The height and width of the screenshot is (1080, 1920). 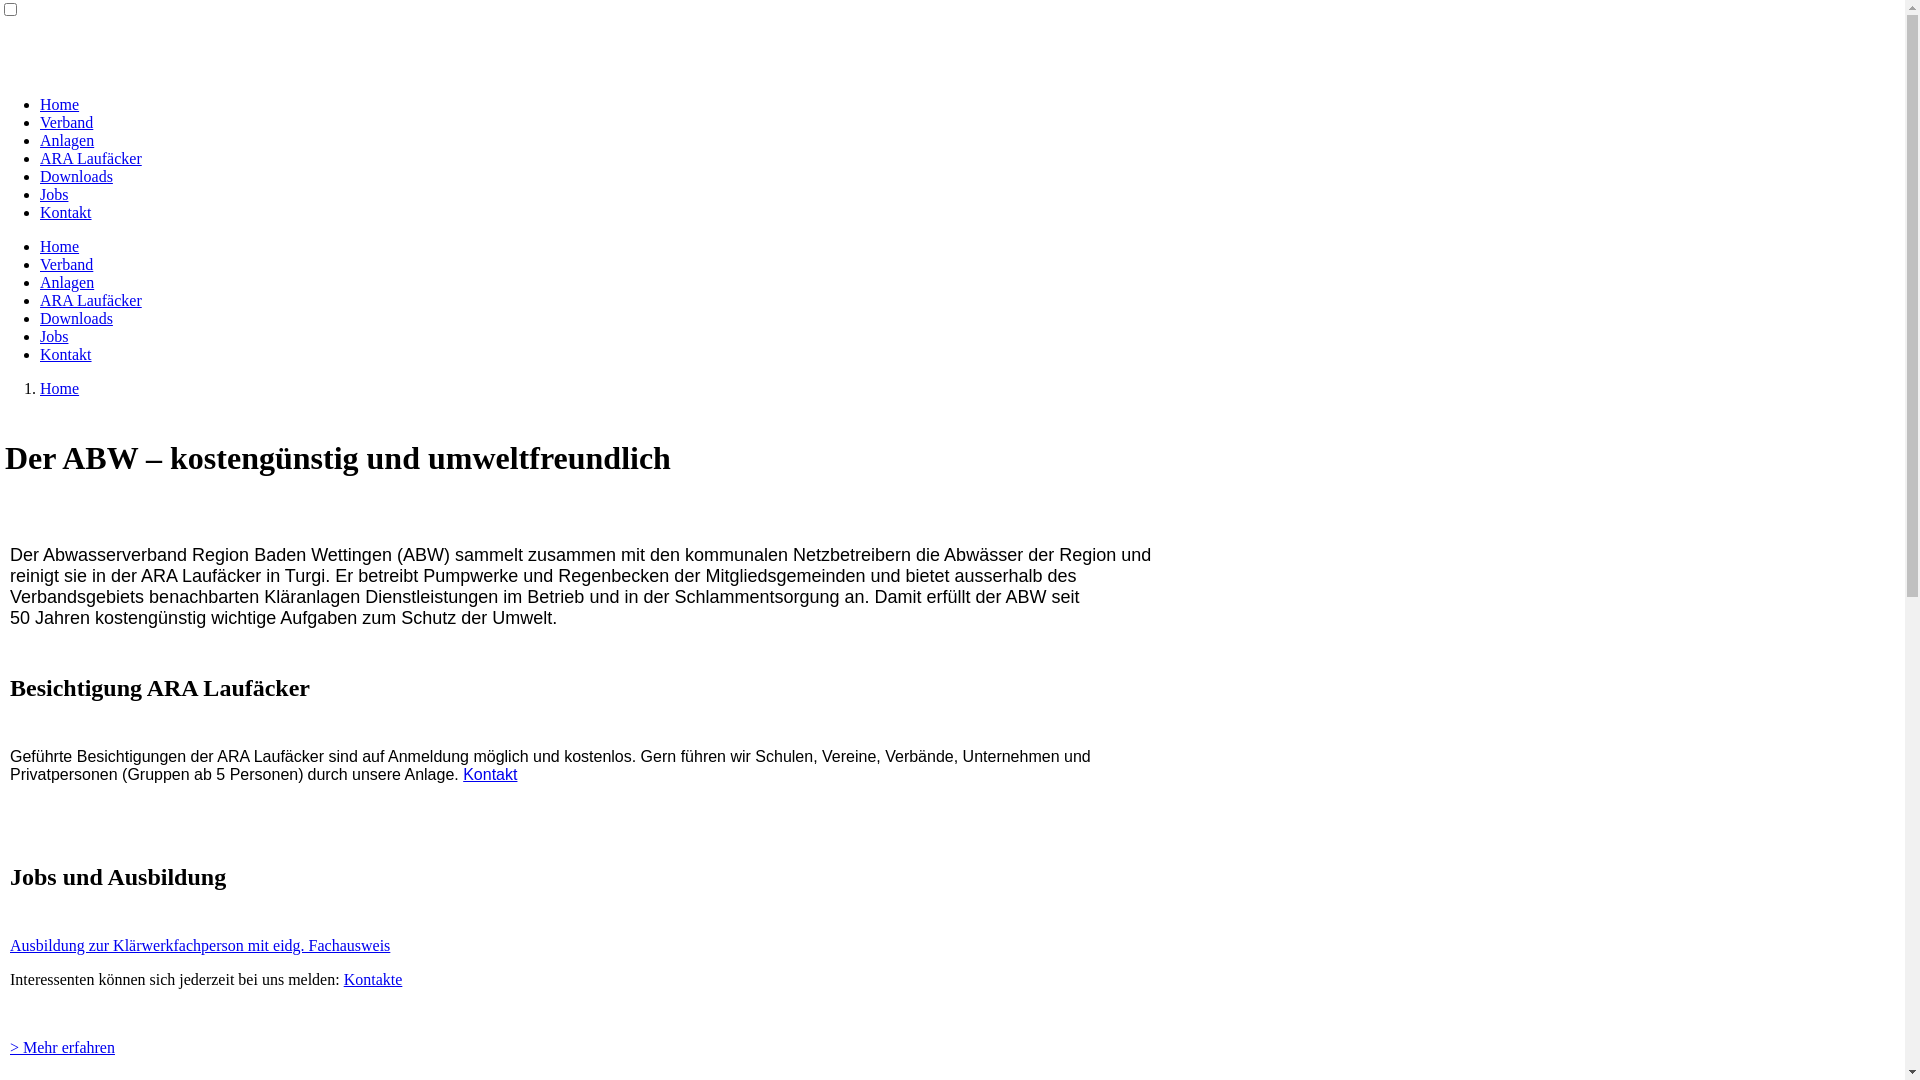 What do you see at coordinates (39, 212) in the screenshot?
I see `'Kontakt'` at bounding box center [39, 212].